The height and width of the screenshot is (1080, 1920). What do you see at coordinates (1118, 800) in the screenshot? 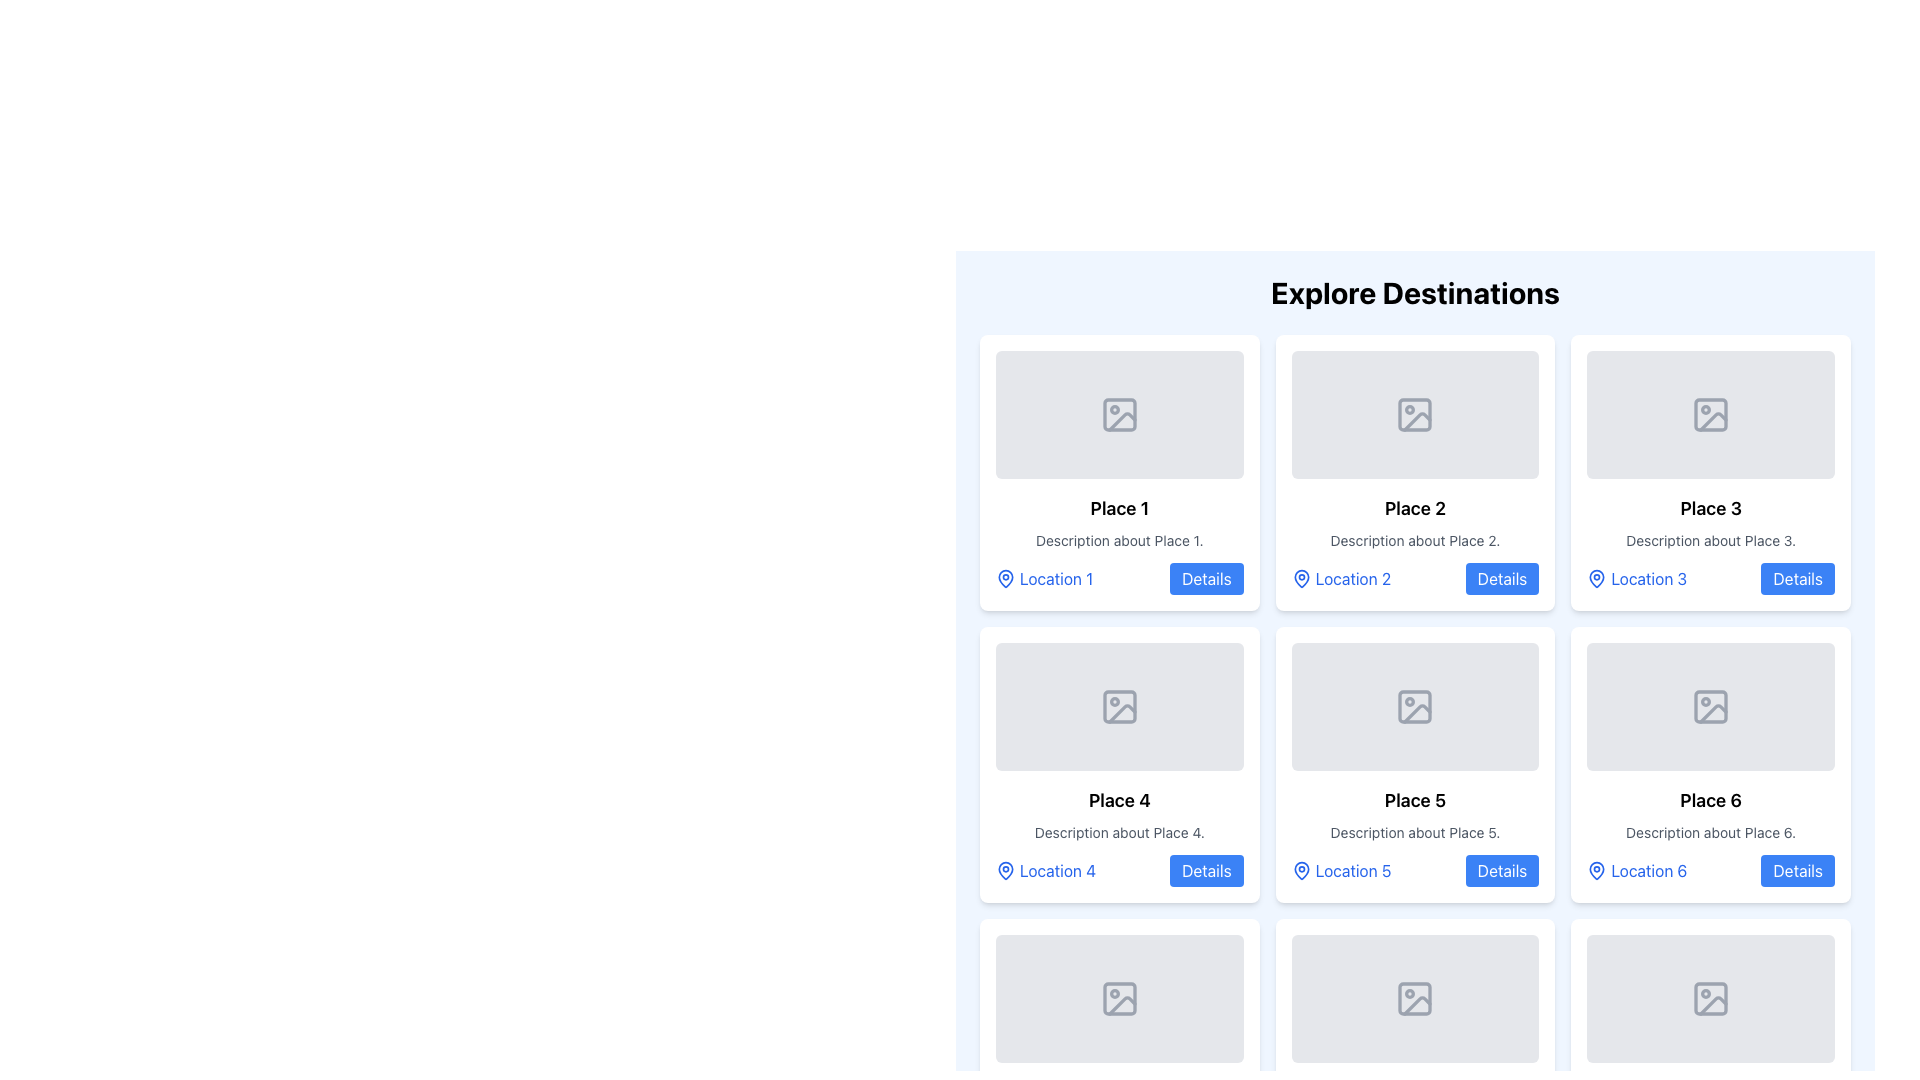
I see `the text label that identifies 'Place 4', which is the main title within its card, for potential tooltip display` at bounding box center [1118, 800].